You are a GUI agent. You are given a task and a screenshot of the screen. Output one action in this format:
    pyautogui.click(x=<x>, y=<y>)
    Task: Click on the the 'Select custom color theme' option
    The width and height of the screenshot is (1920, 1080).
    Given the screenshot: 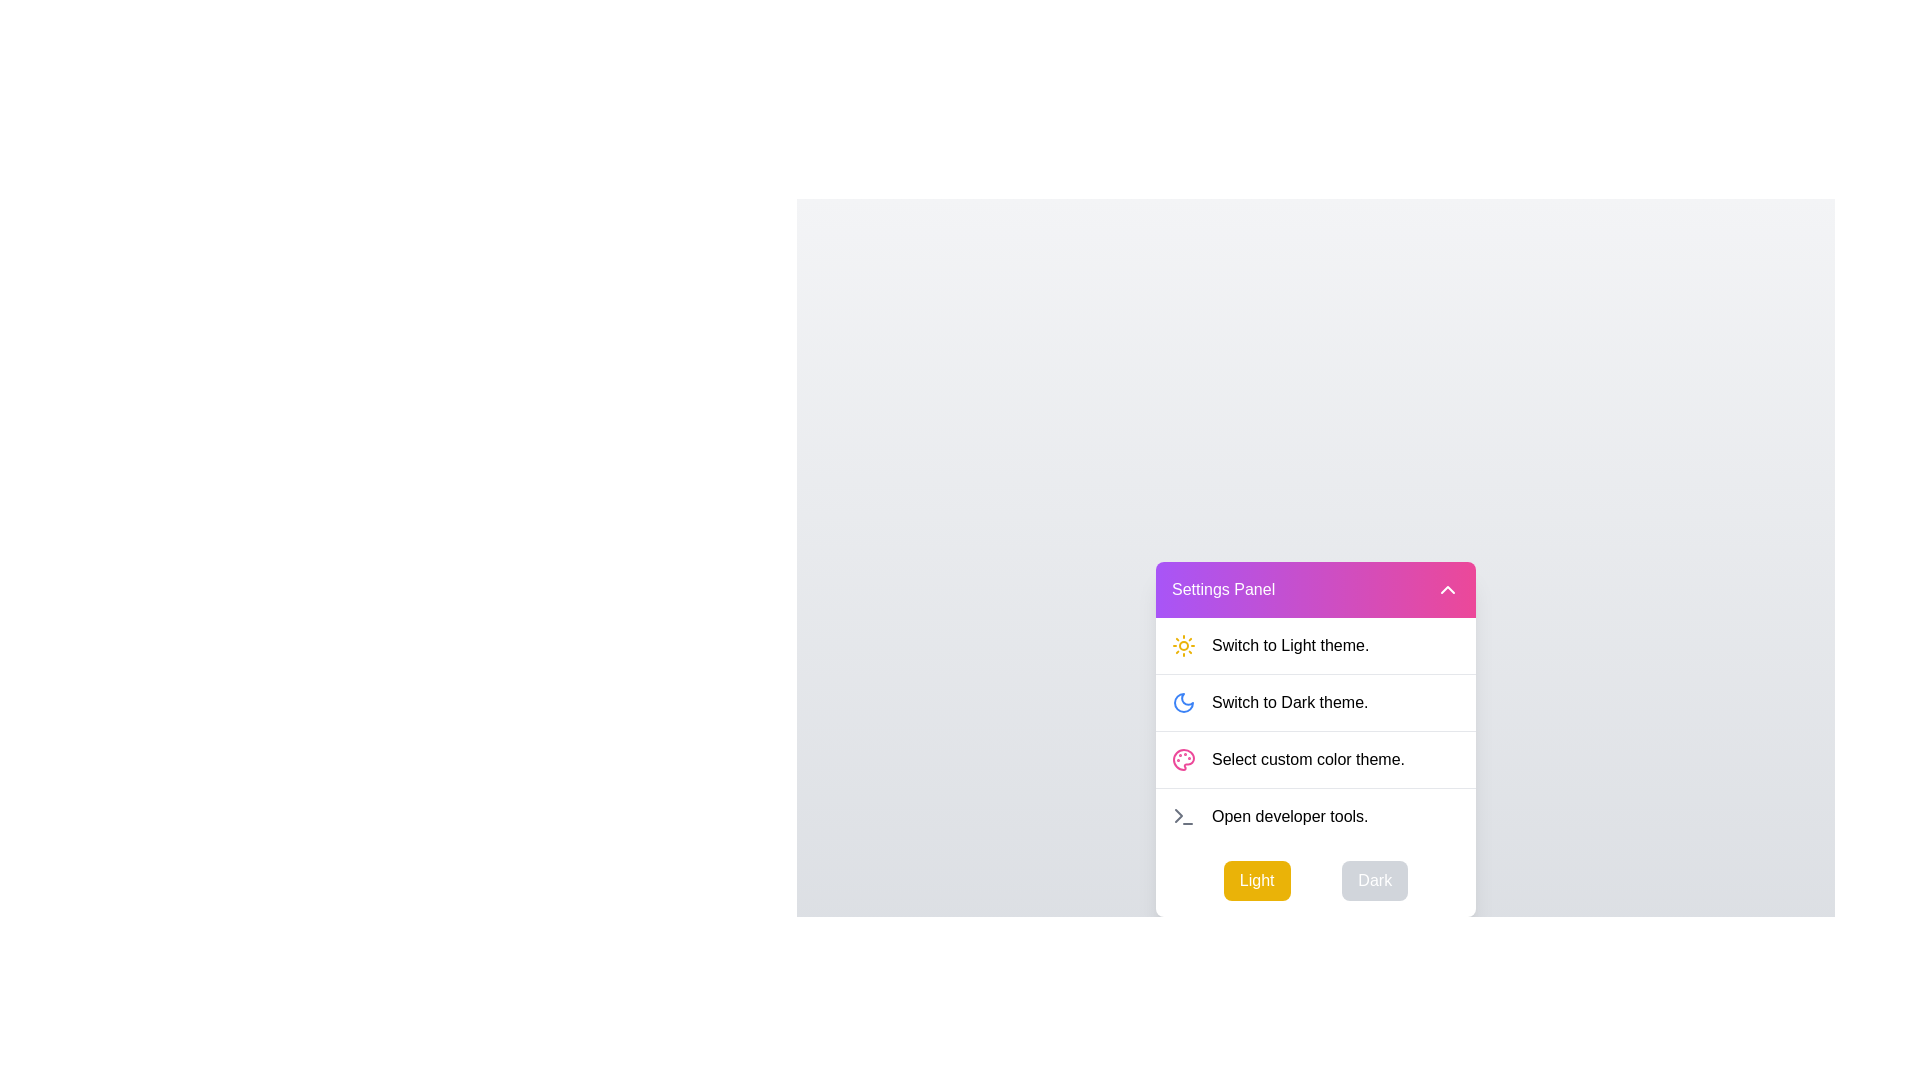 What is the action you would take?
    pyautogui.click(x=1315, y=759)
    